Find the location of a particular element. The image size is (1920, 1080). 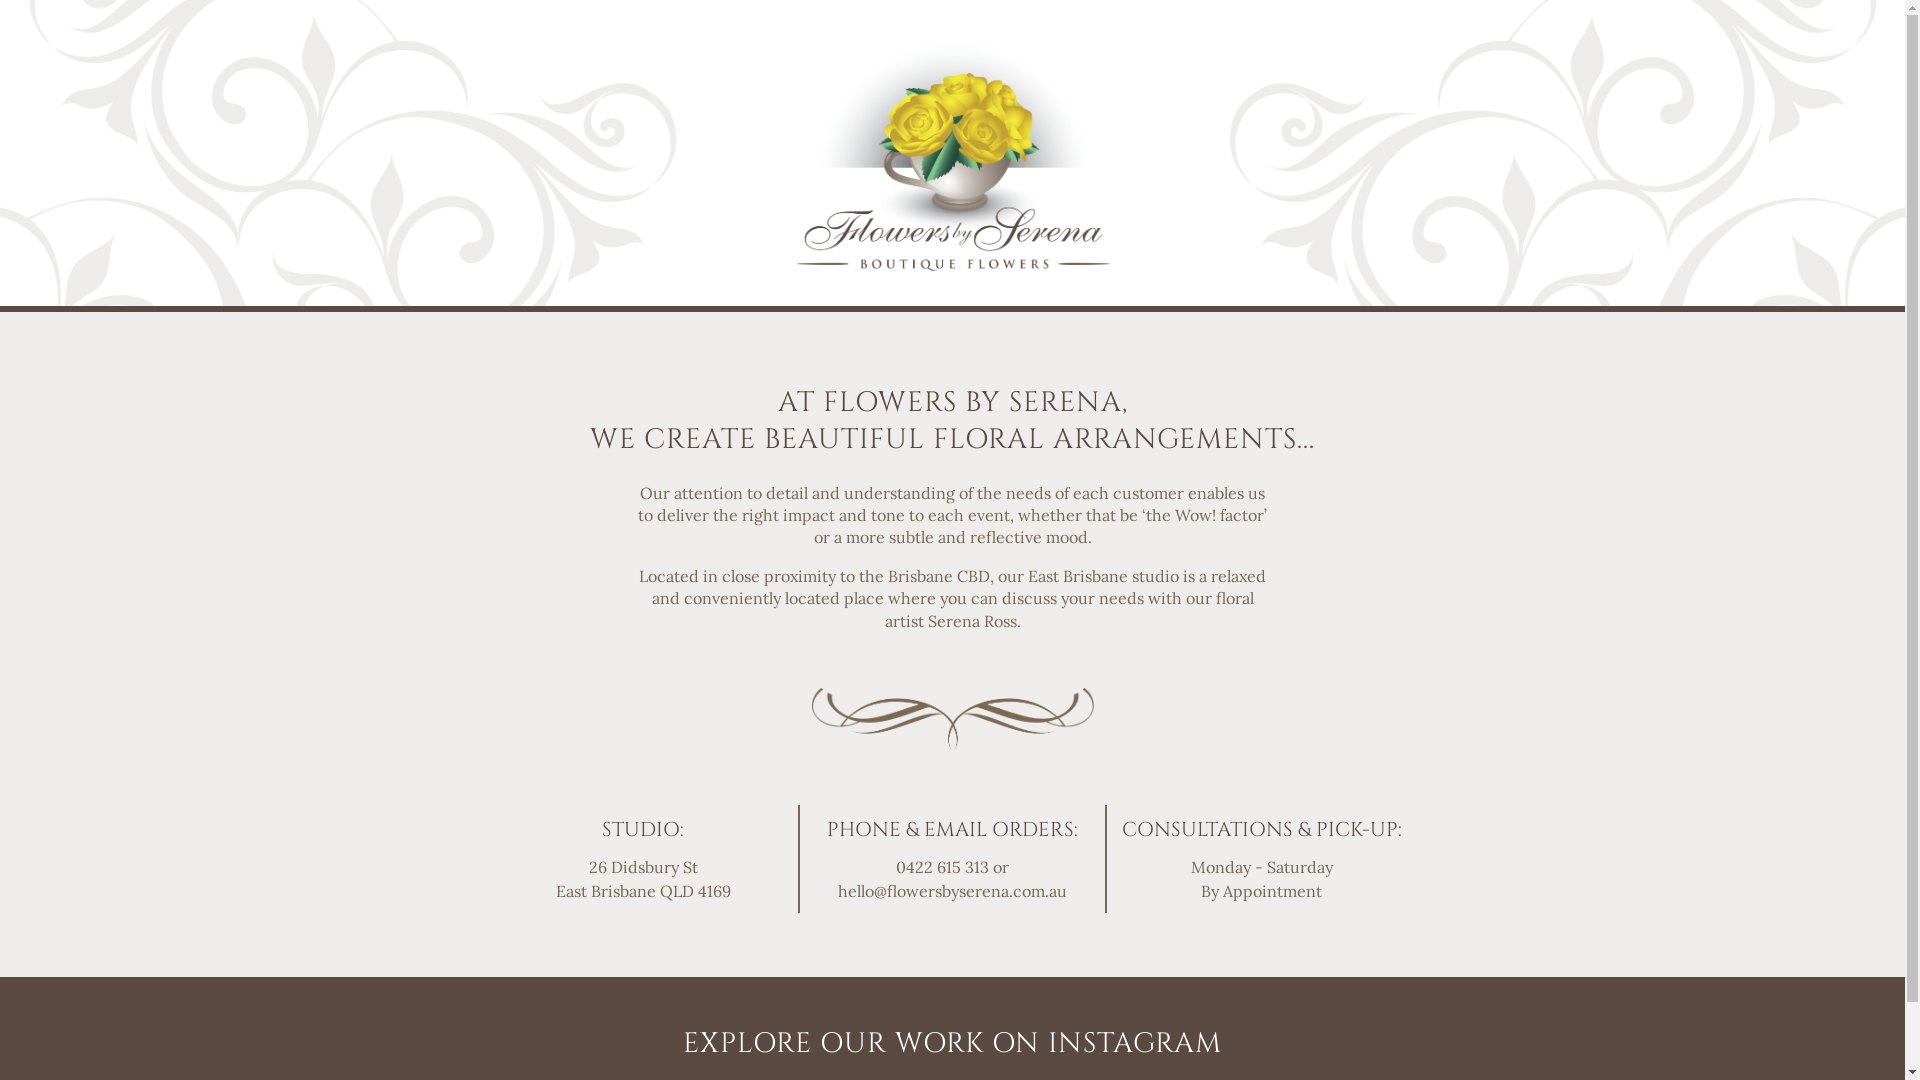

'0422 615 313' is located at coordinates (941, 866).